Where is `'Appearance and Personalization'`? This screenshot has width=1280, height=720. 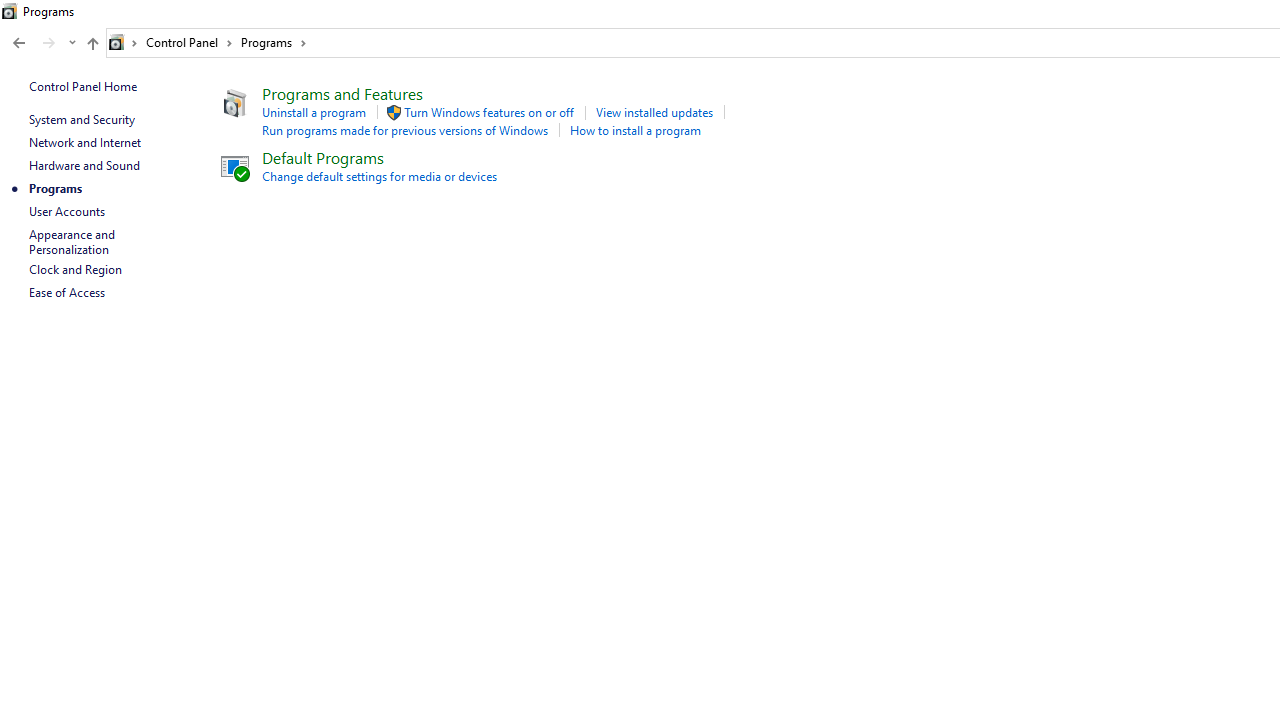 'Appearance and Personalization' is located at coordinates (73, 240).